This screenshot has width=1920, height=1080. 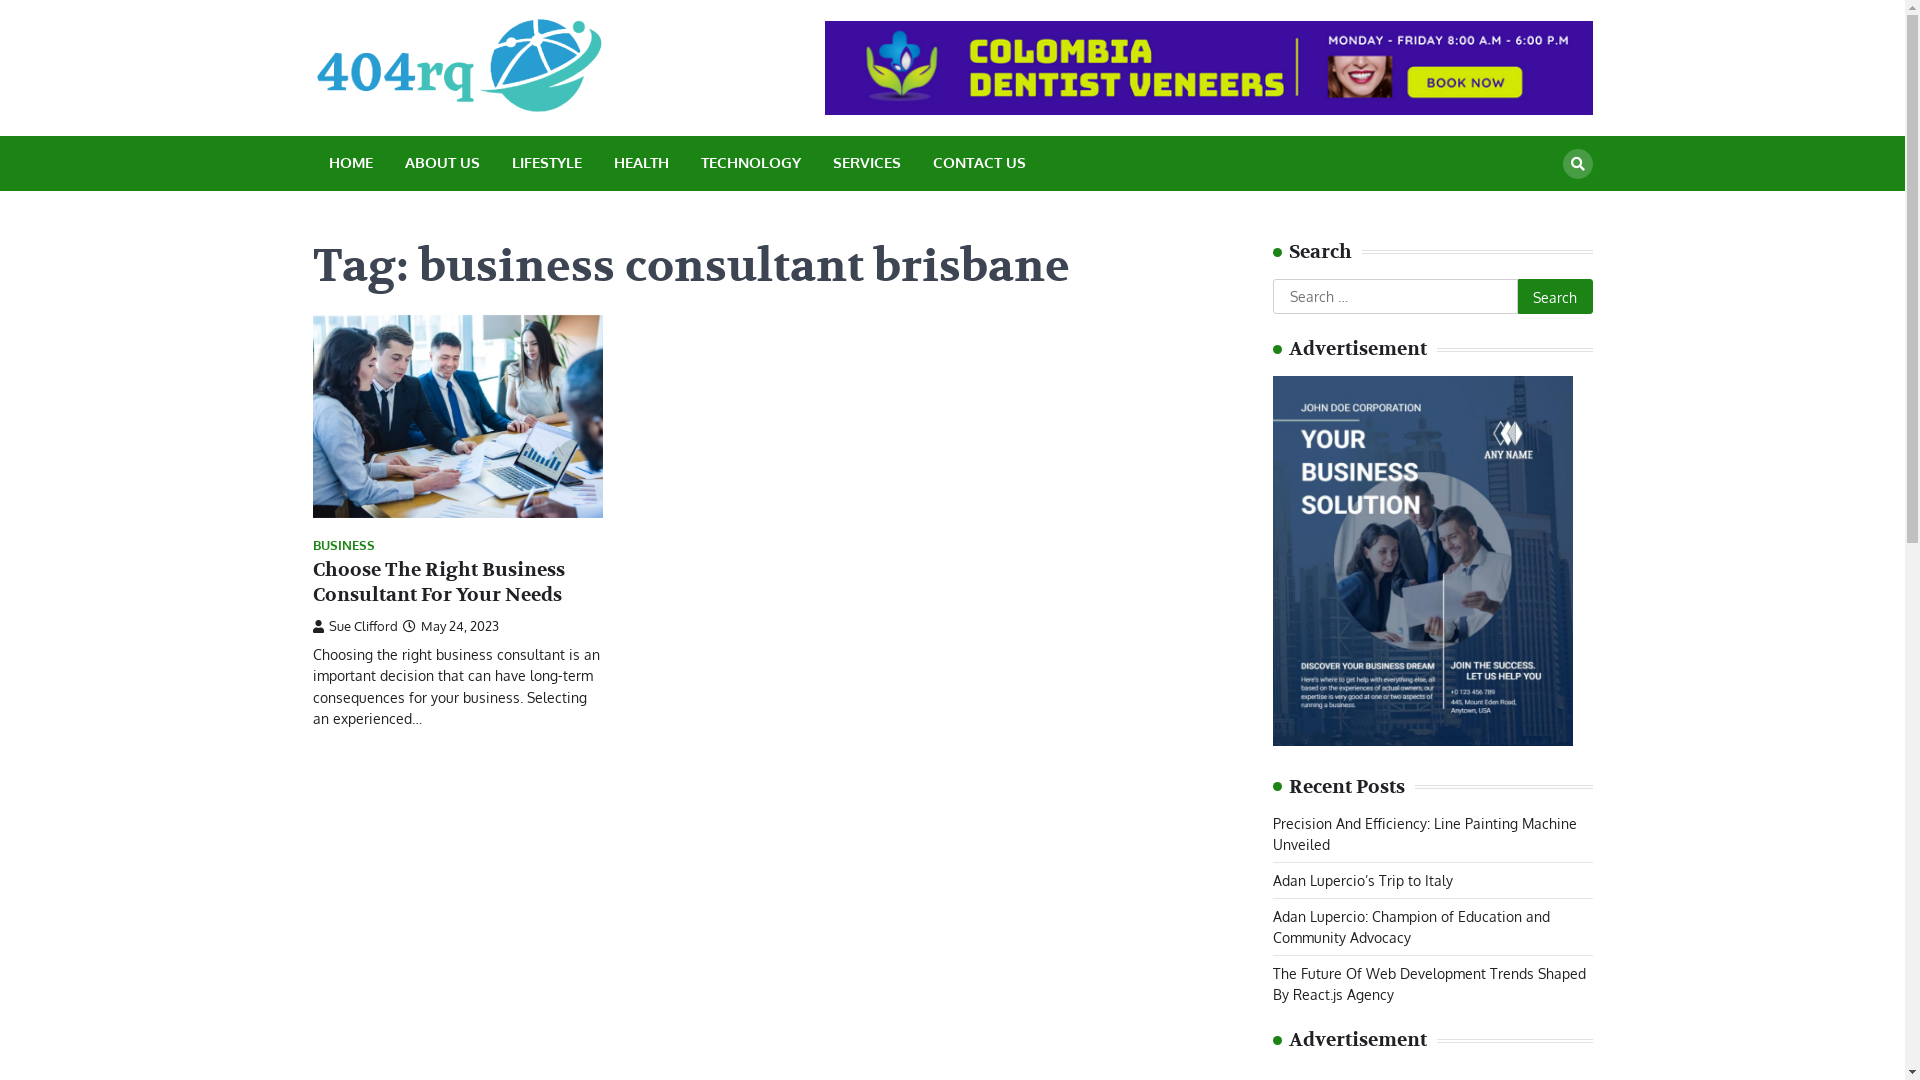 I want to click on 'CONTACT US', so click(x=978, y=162).